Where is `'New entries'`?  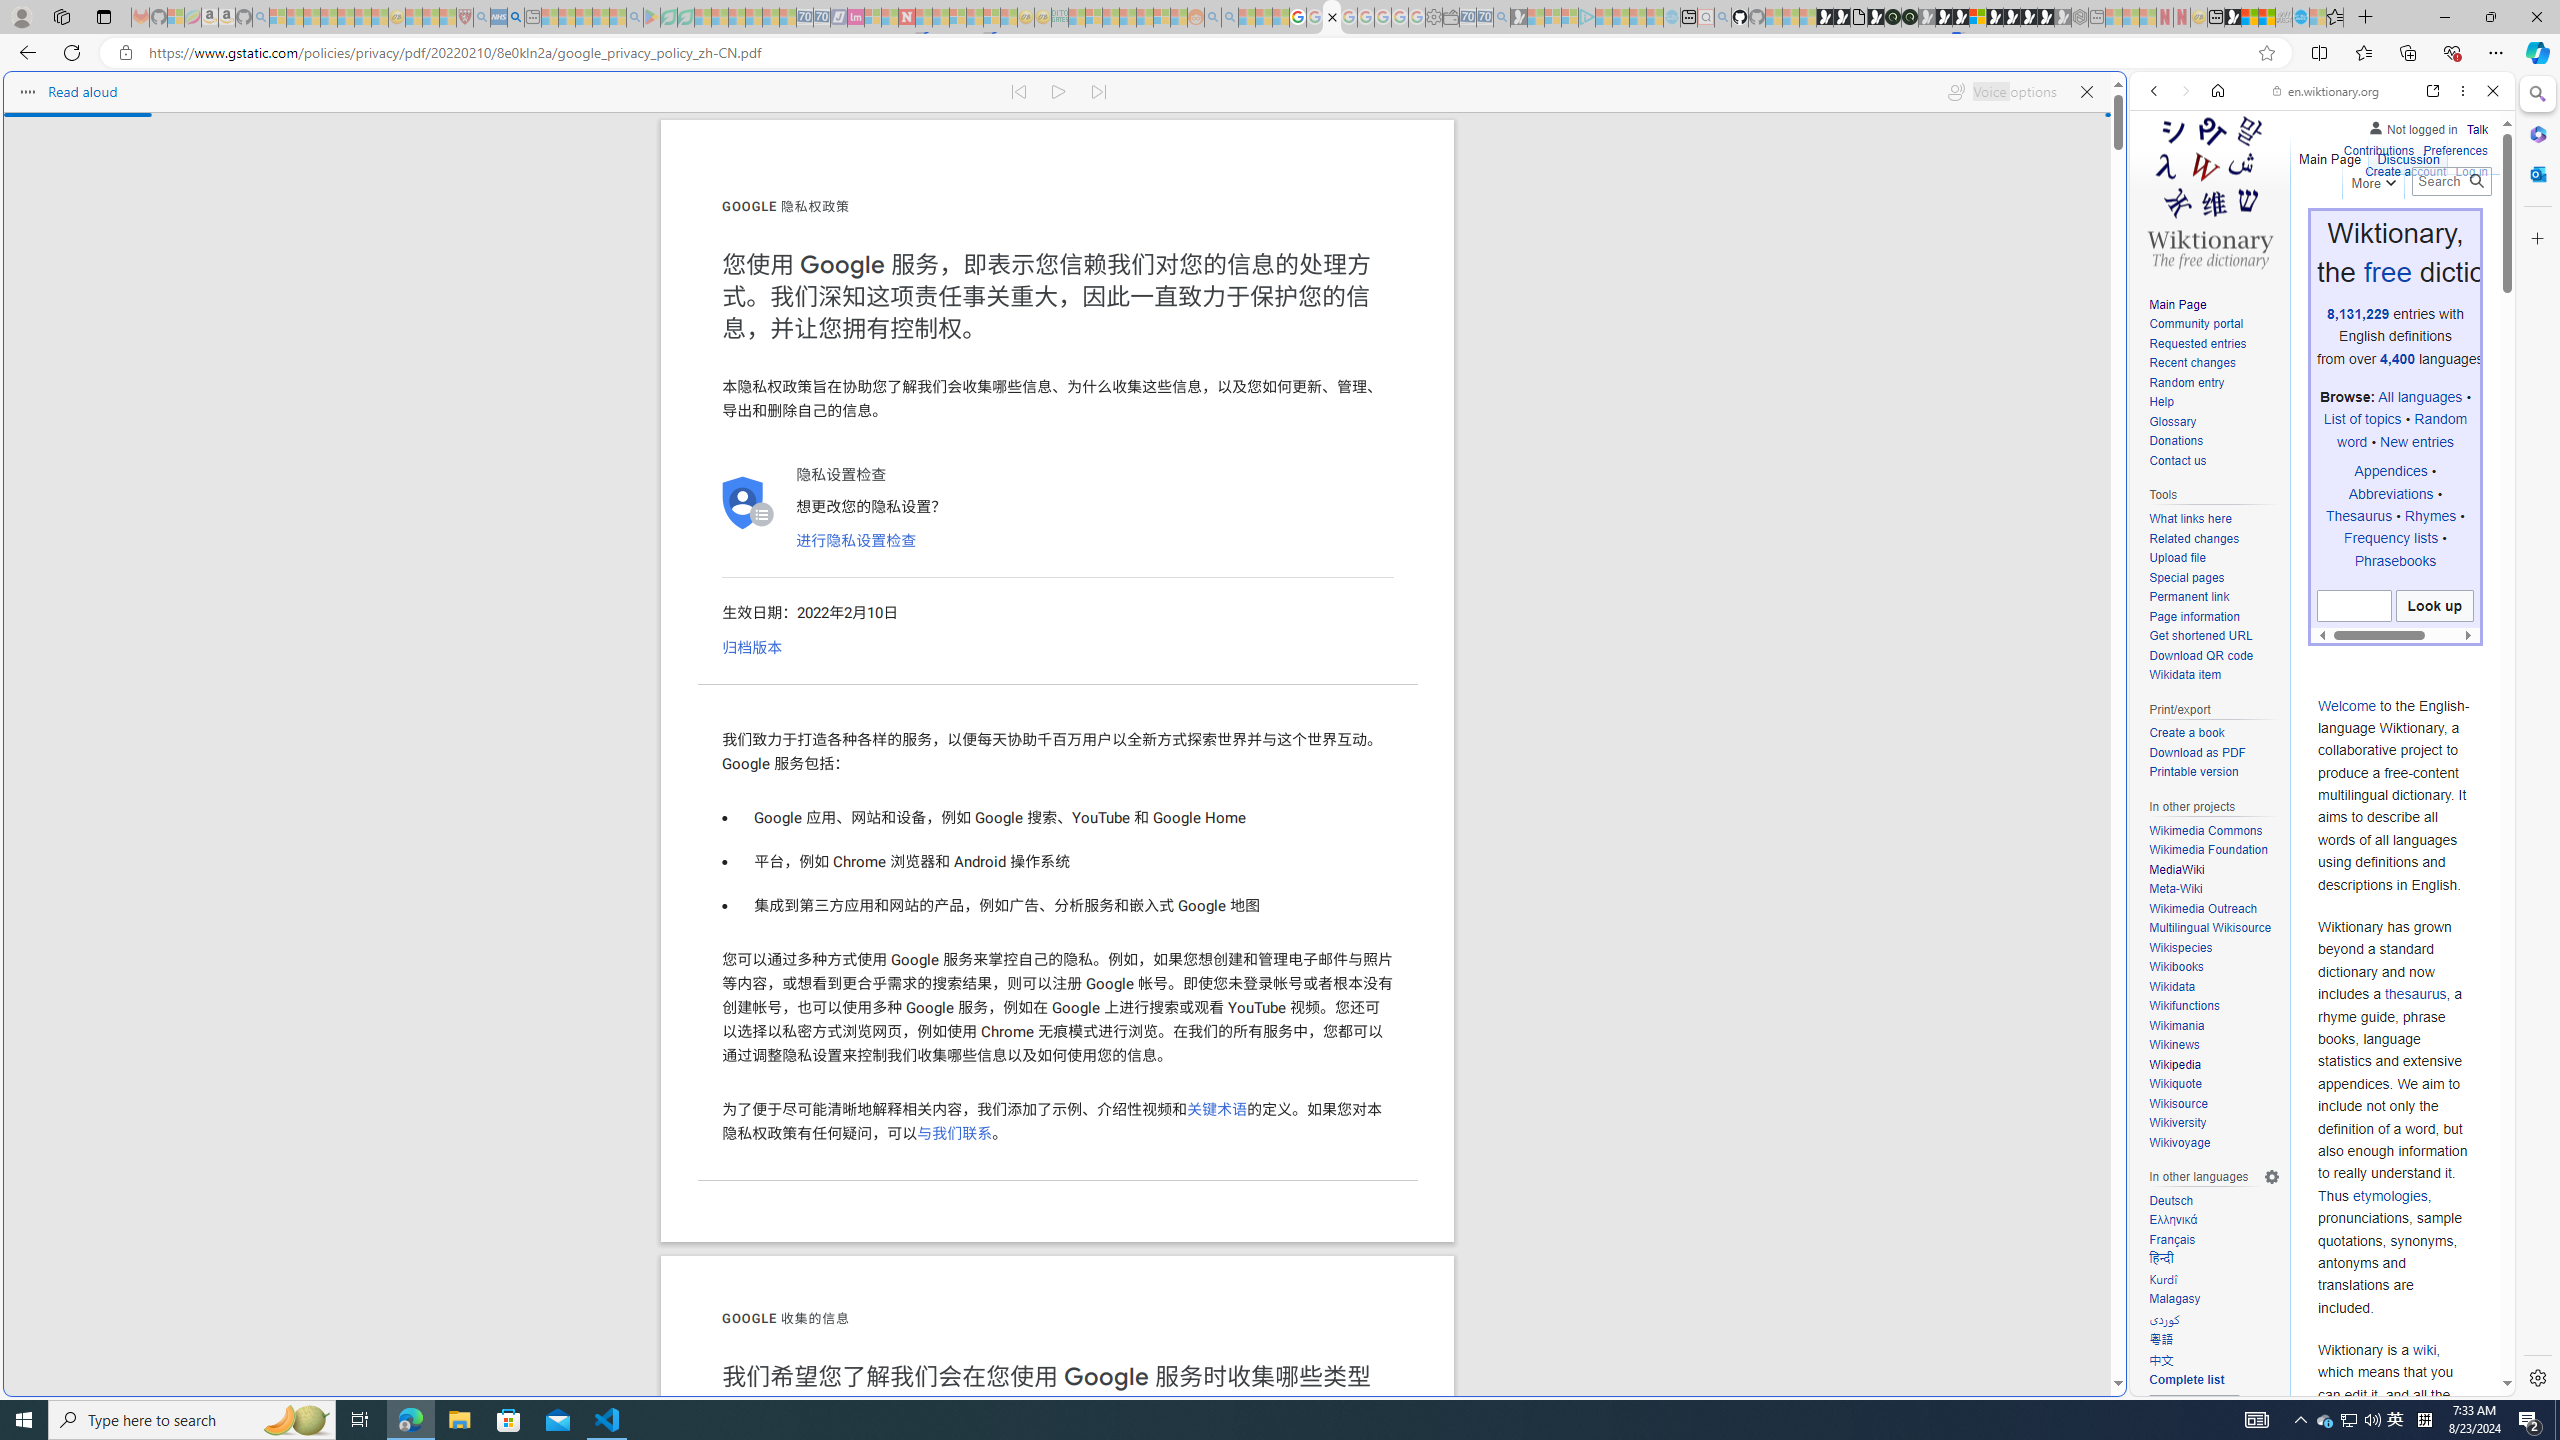
'New entries' is located at coordinates (2417, 440).